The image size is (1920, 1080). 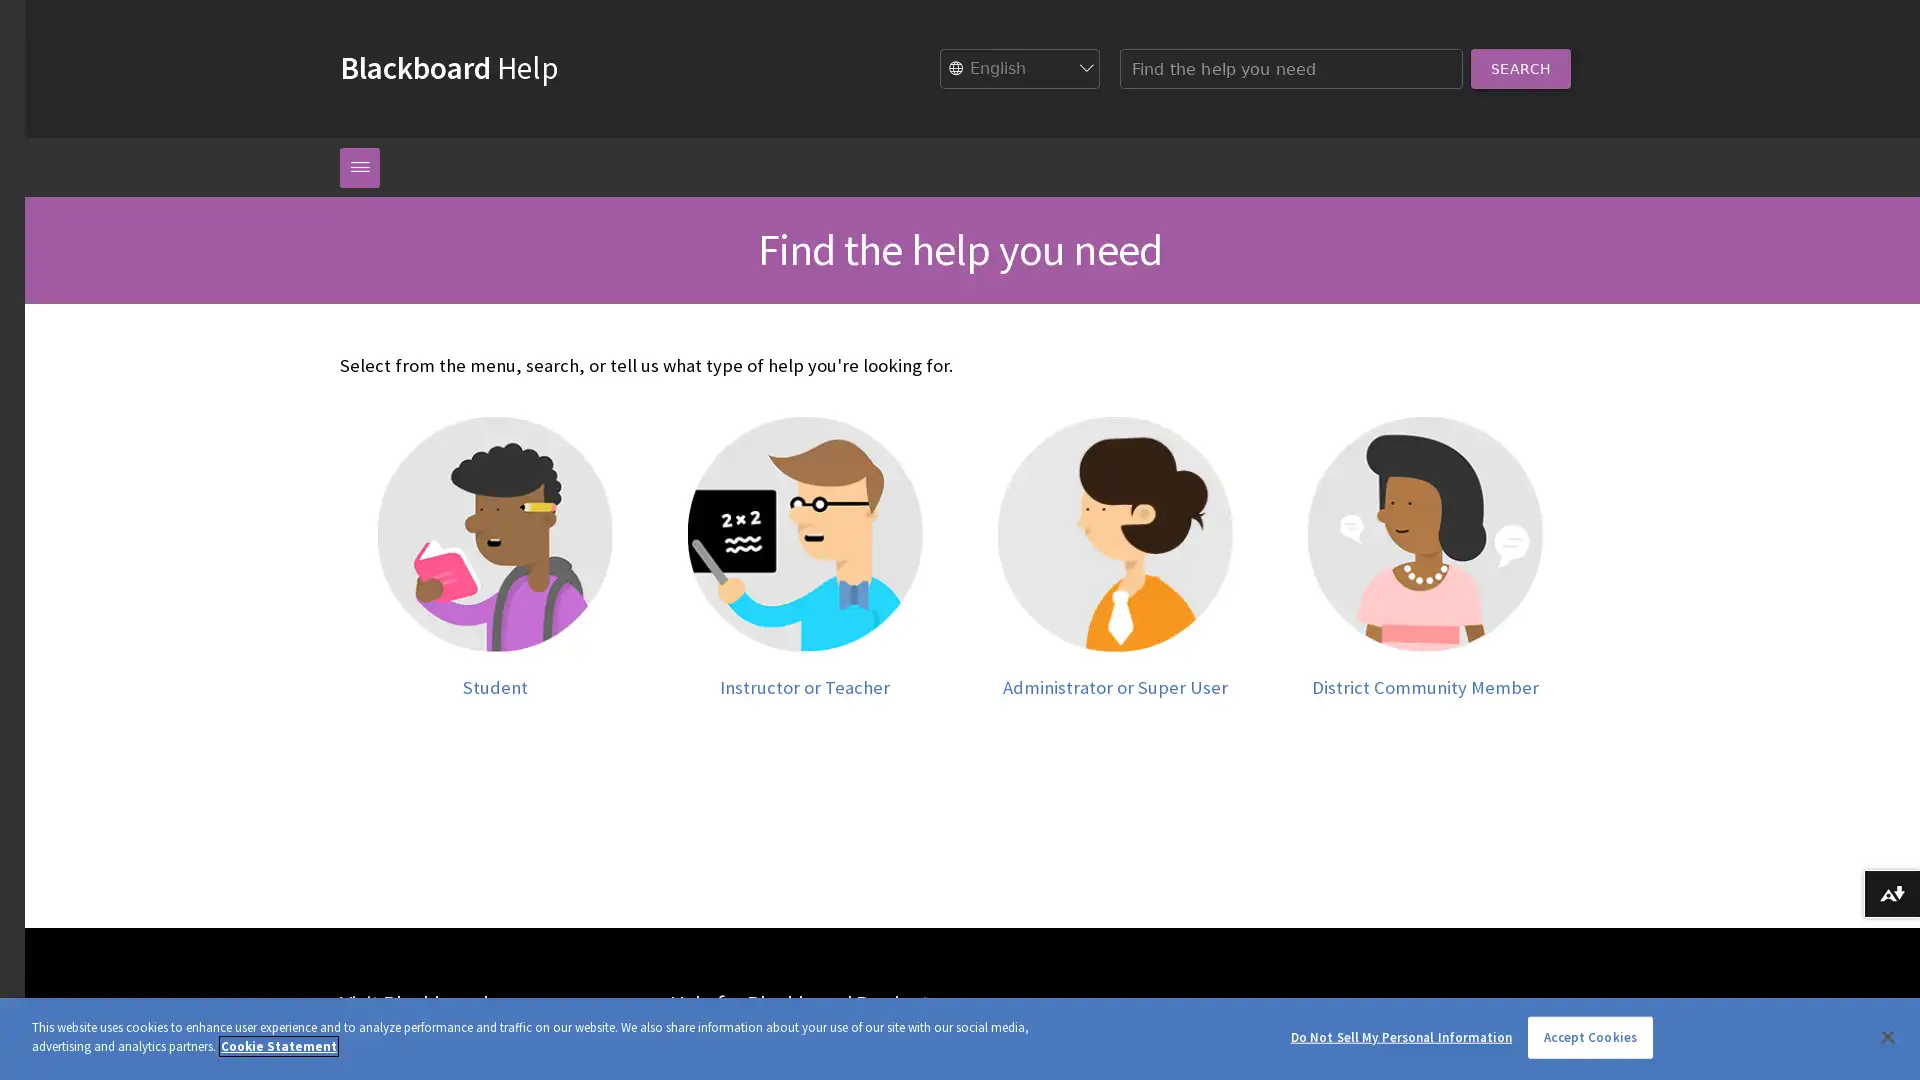 What do you see at coordinates (1520, 67) in the screenshot?
I see `SEARCH` at bounding box center [1520, 67].